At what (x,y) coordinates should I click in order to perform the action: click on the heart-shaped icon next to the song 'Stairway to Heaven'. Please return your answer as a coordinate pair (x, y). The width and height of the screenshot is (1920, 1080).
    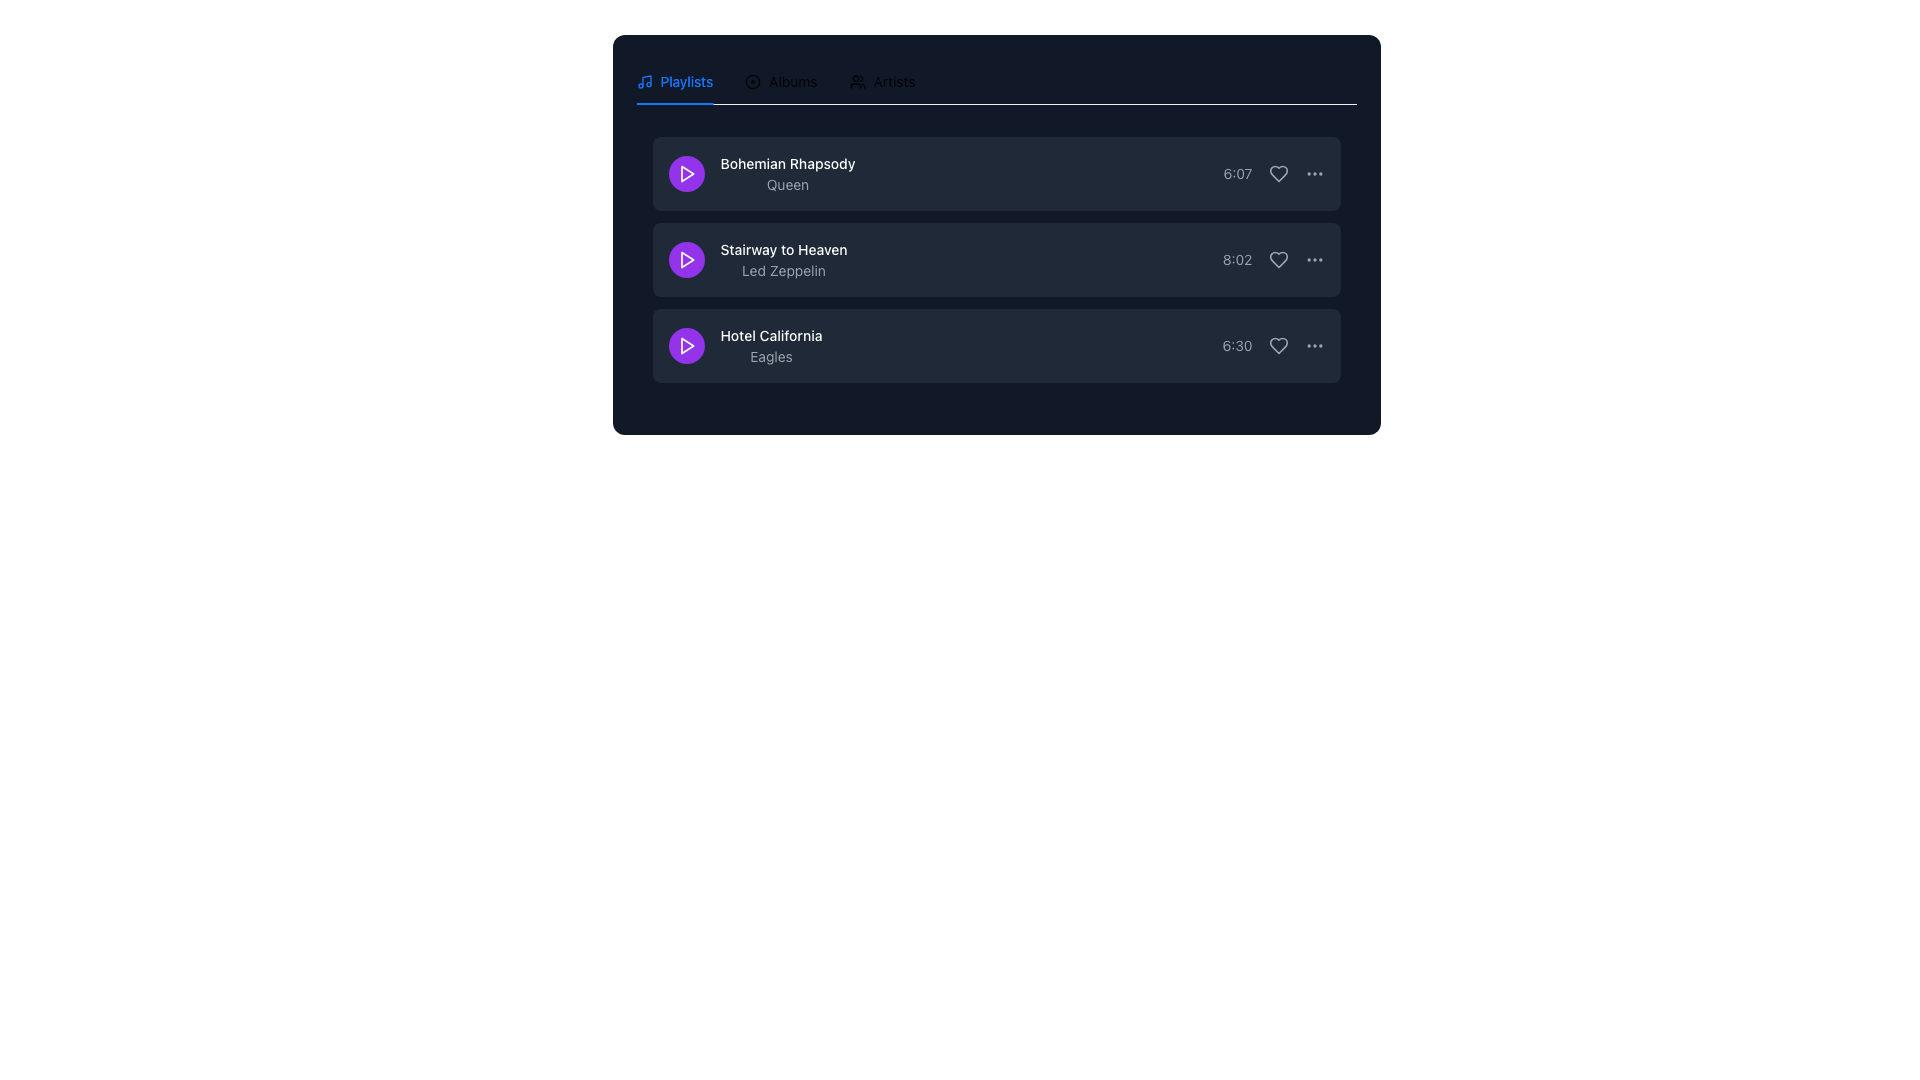
    Looking at the image, I should click on (1277, 258).